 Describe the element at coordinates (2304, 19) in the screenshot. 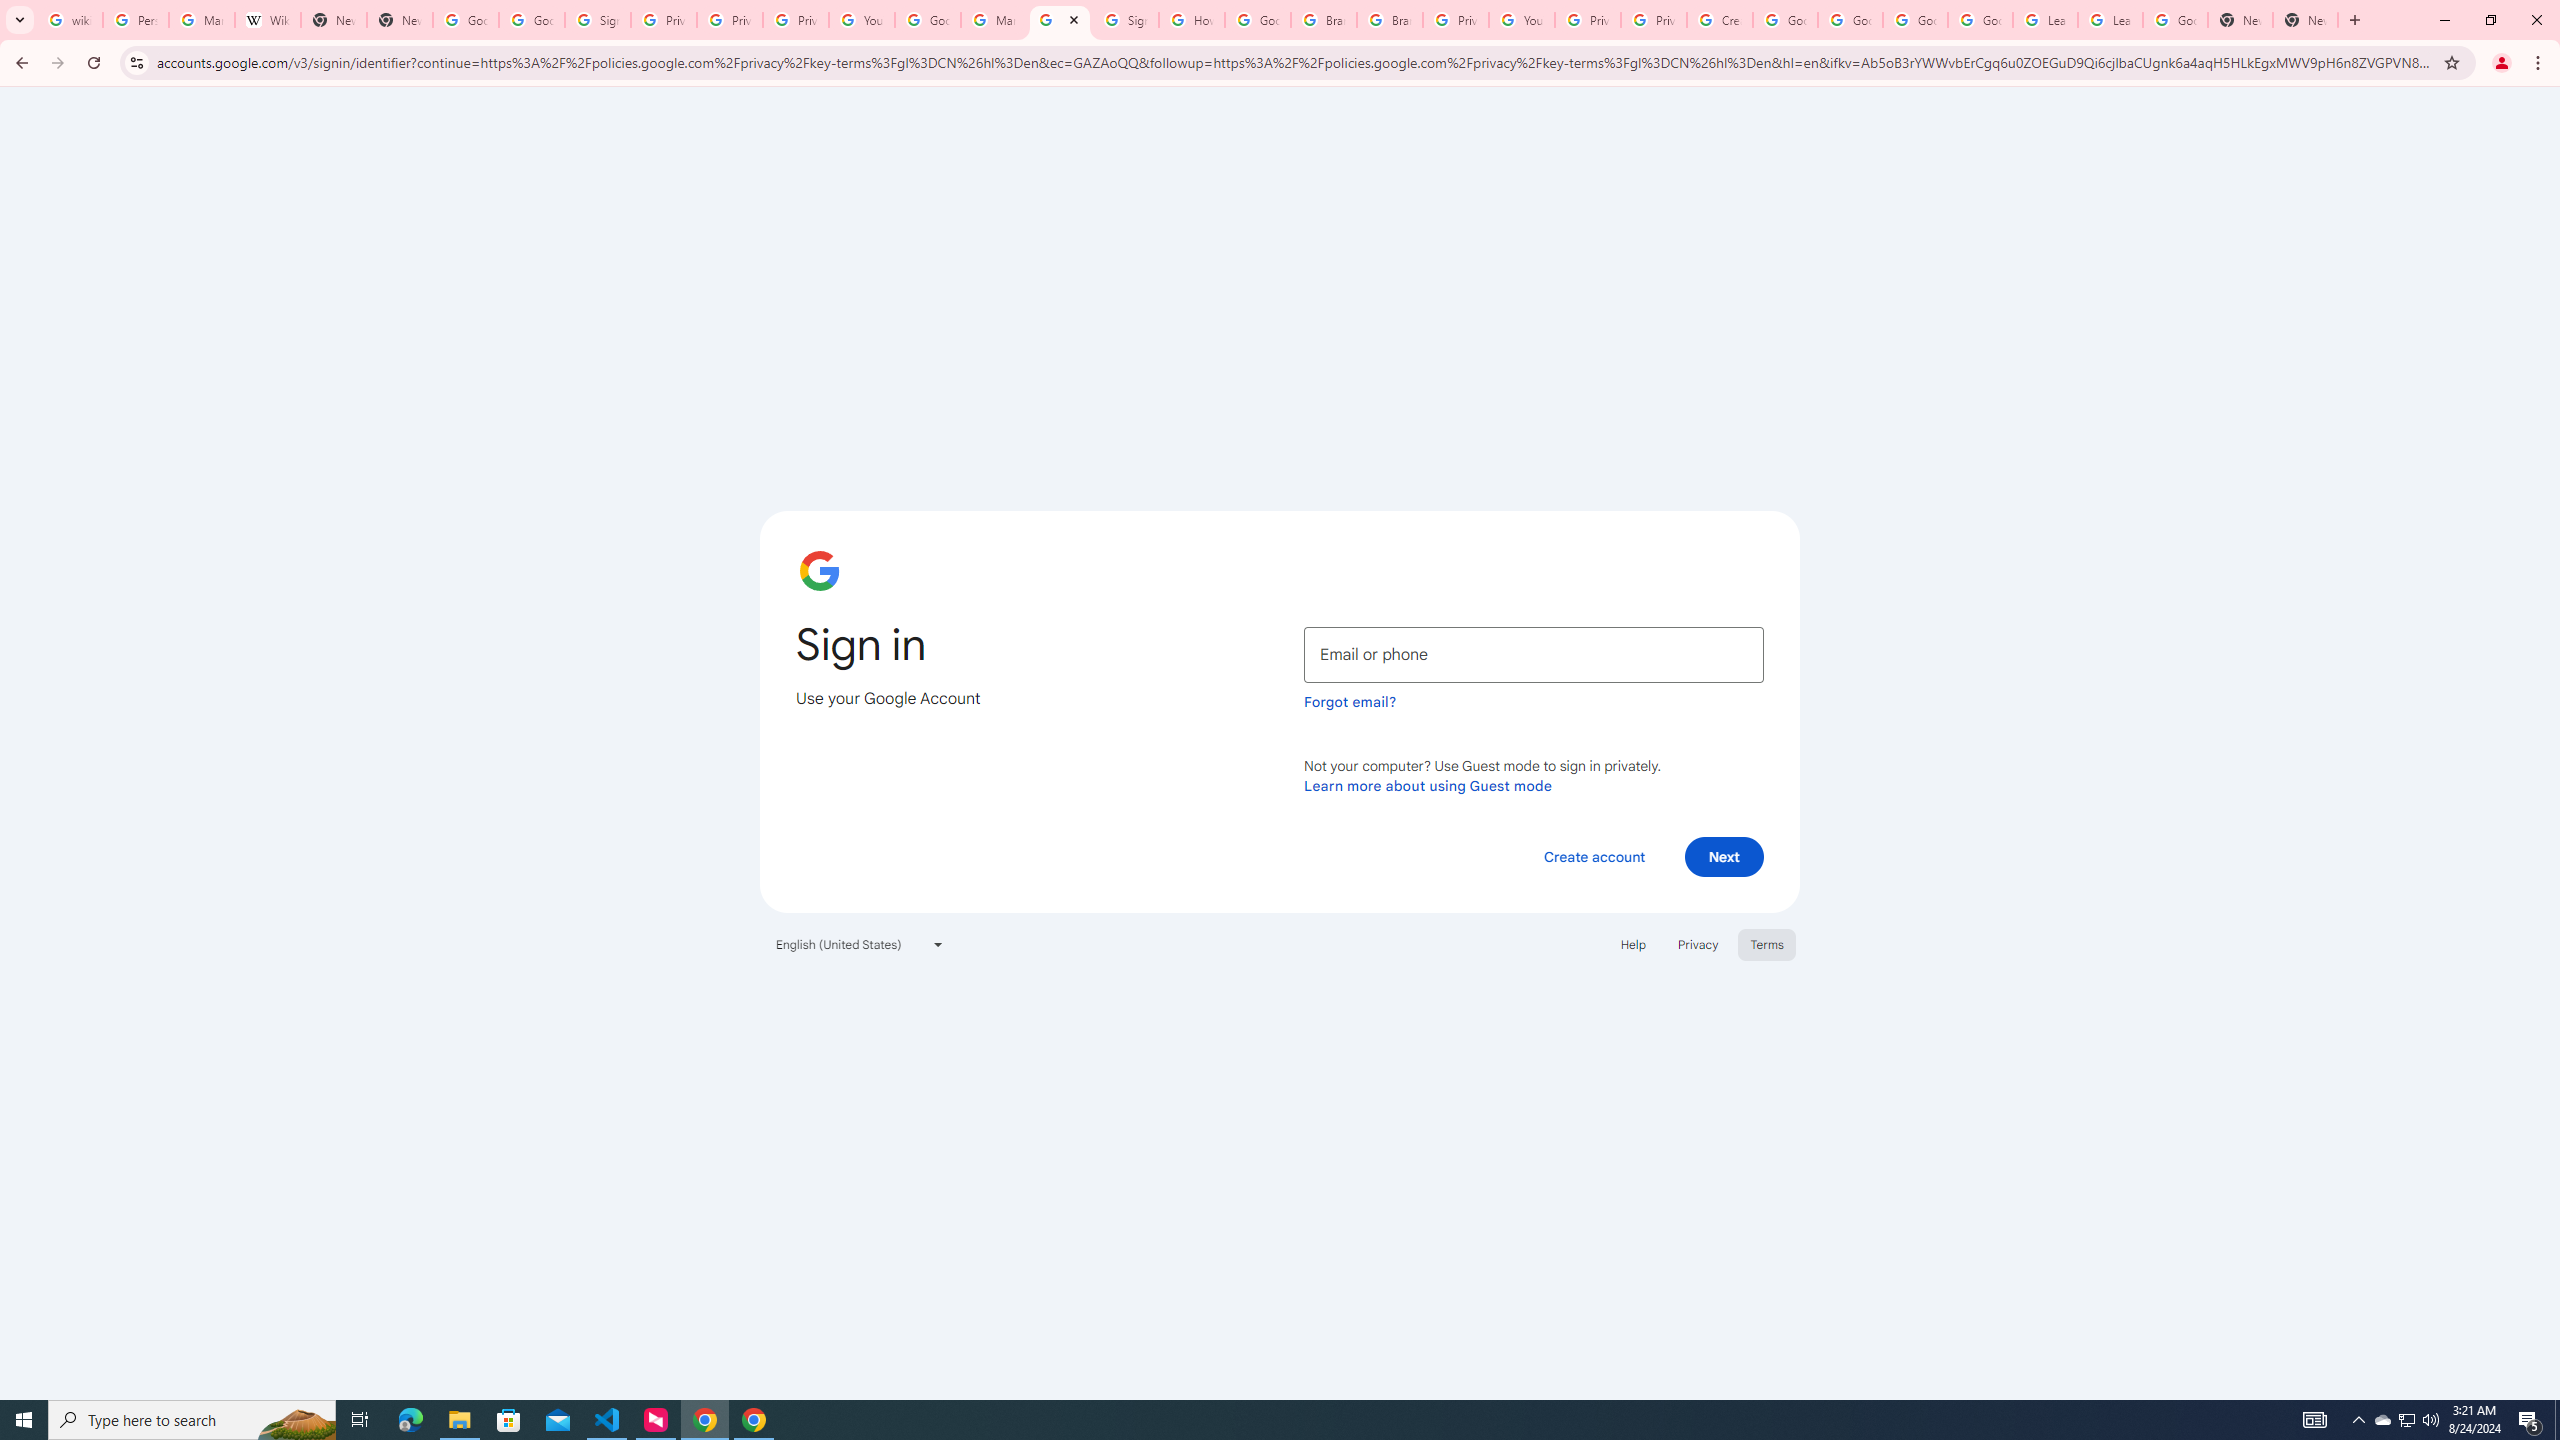

I see `'New Tab'` at that location.